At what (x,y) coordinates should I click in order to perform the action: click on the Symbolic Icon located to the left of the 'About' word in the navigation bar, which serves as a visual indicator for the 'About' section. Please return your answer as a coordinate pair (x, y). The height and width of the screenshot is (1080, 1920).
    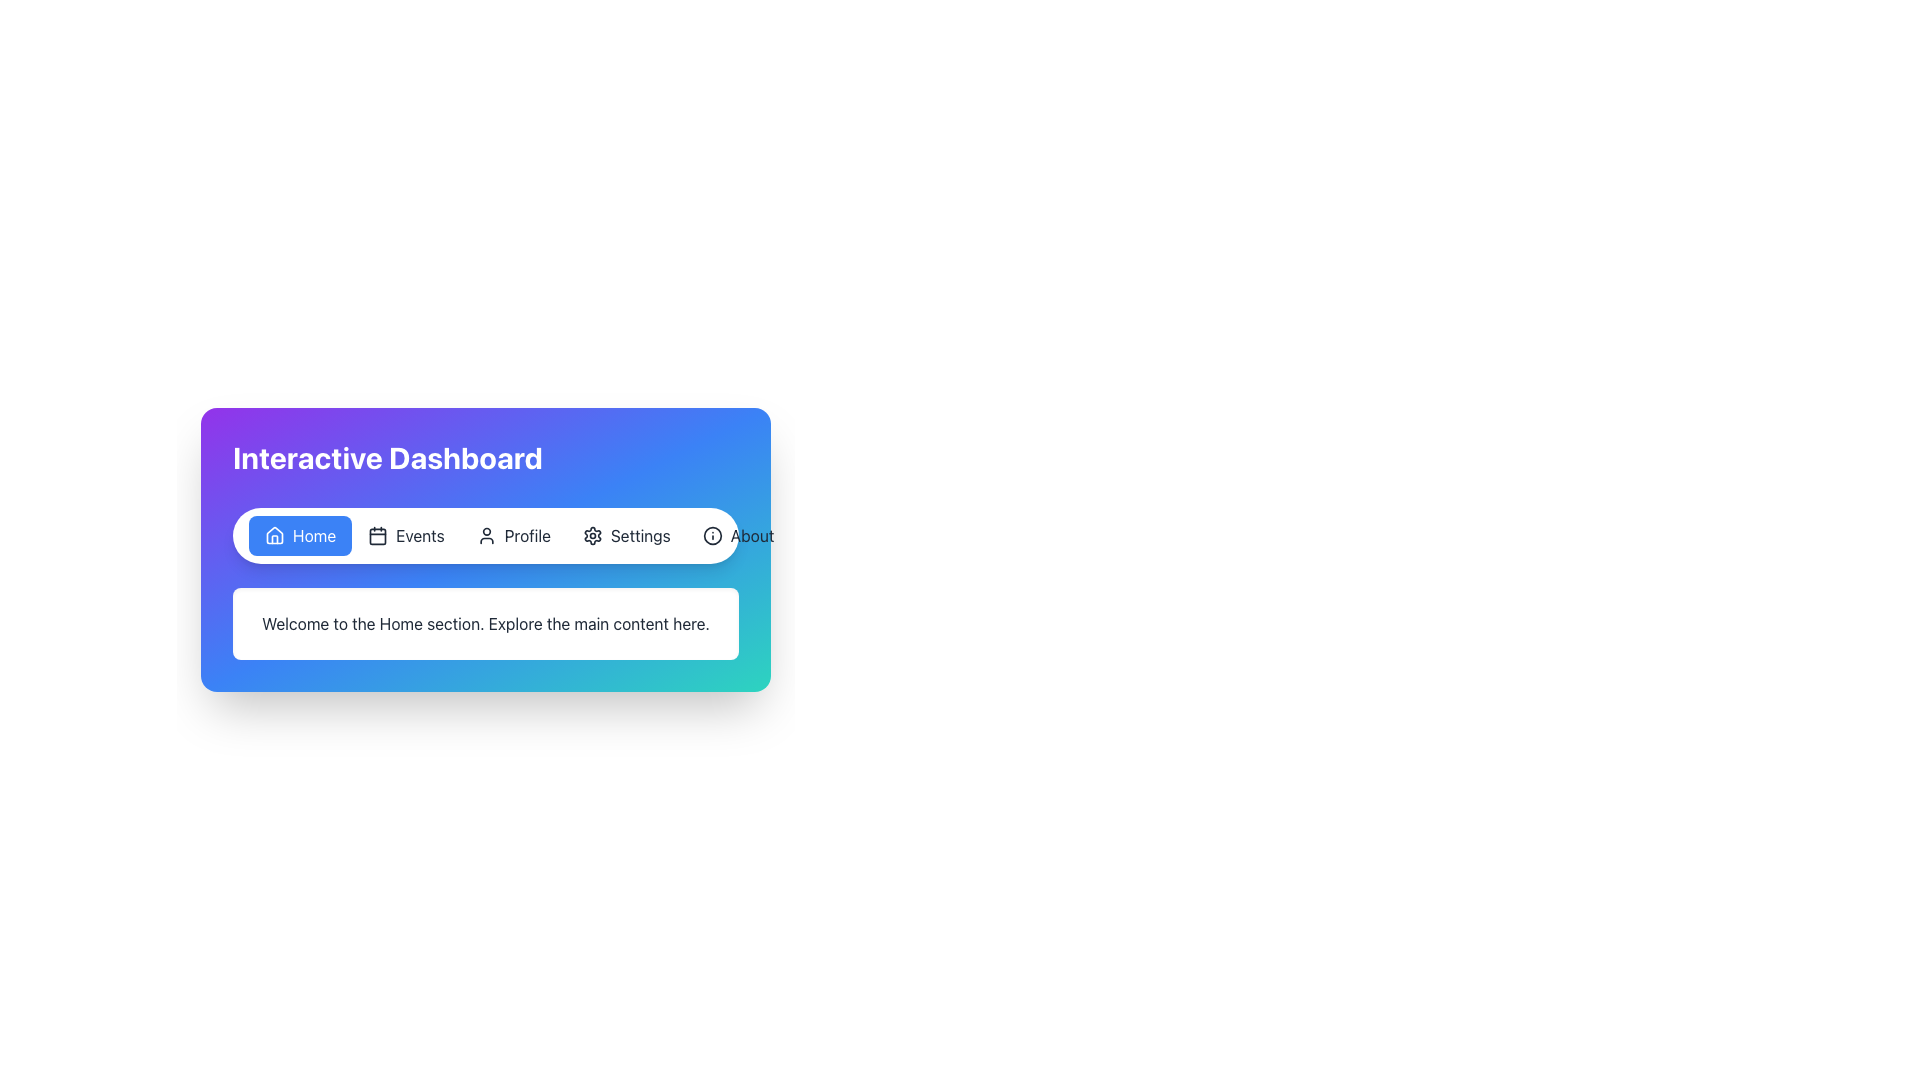
    Looking at the image, I should click on (712, 535).